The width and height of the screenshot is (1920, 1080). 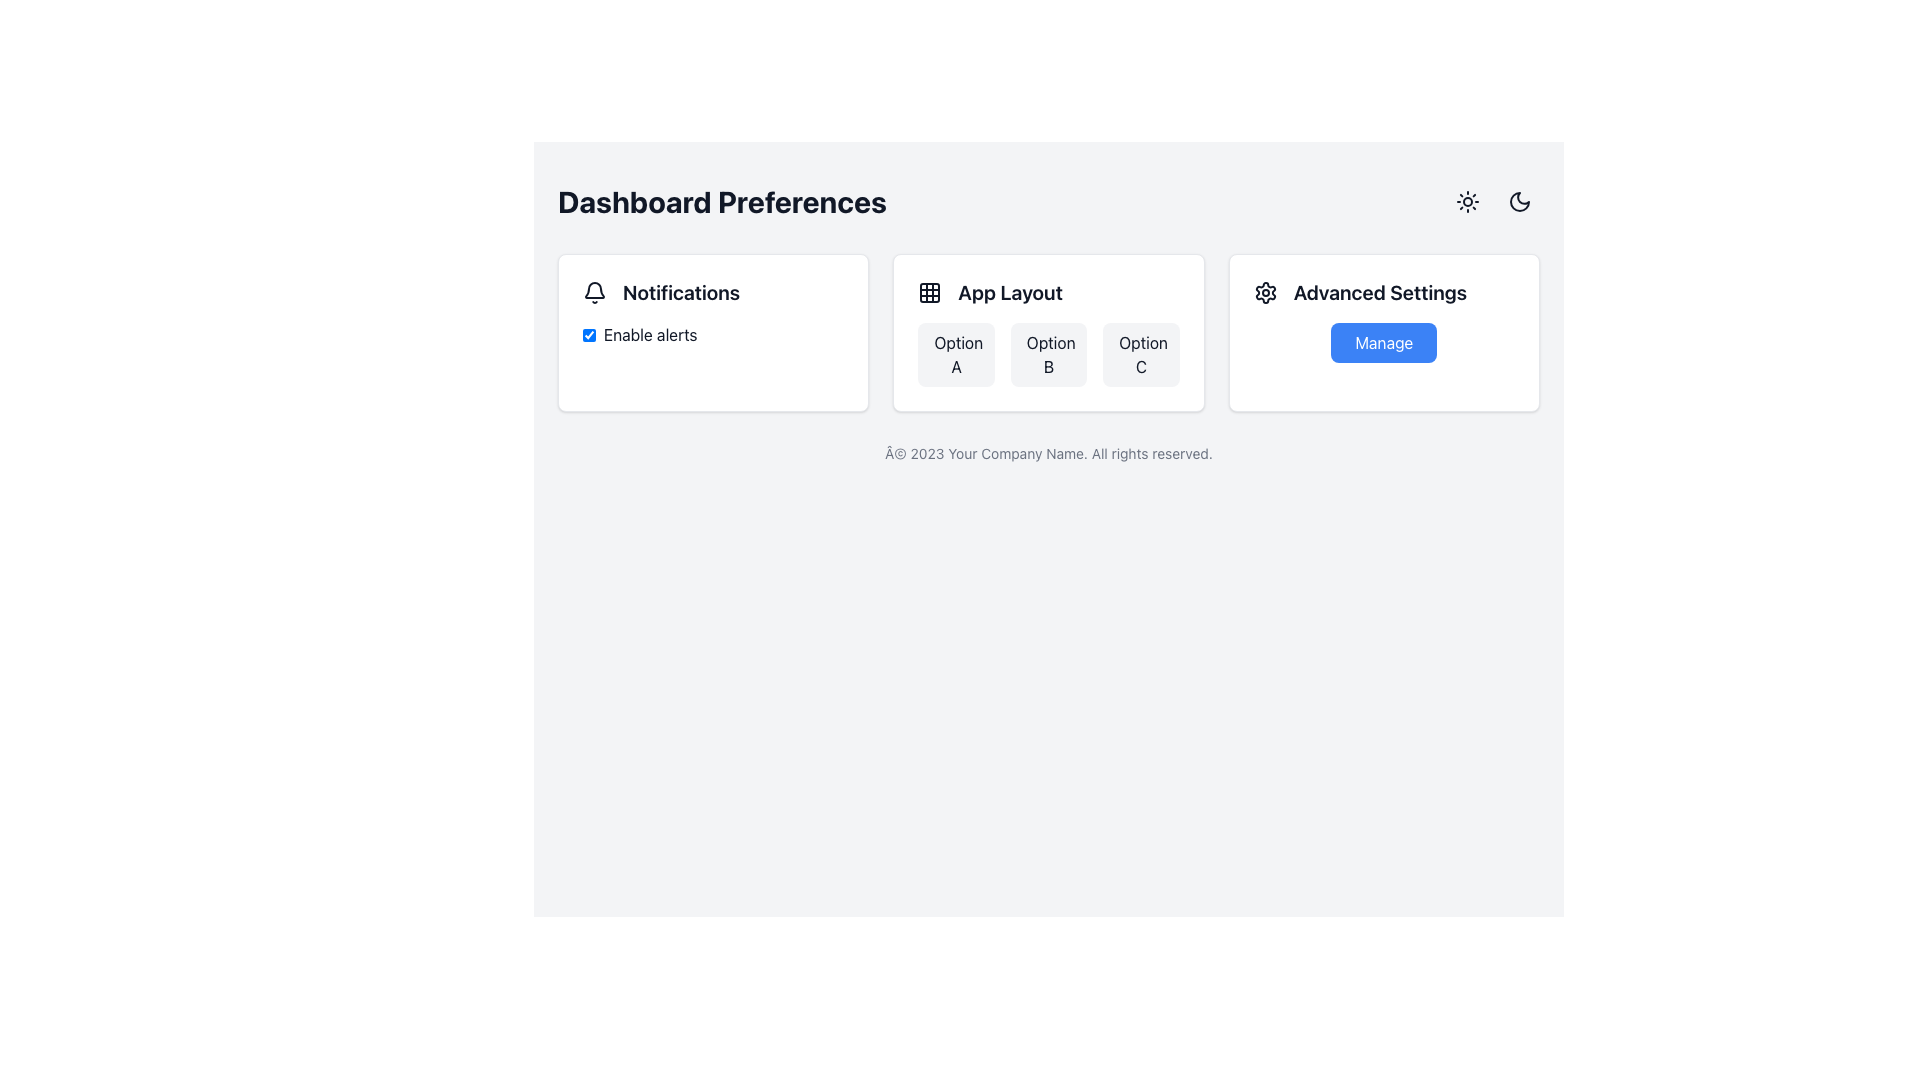 I want to click on the theme toggle button located in the top-right corner of the interface, so click(x=1520, y=201).